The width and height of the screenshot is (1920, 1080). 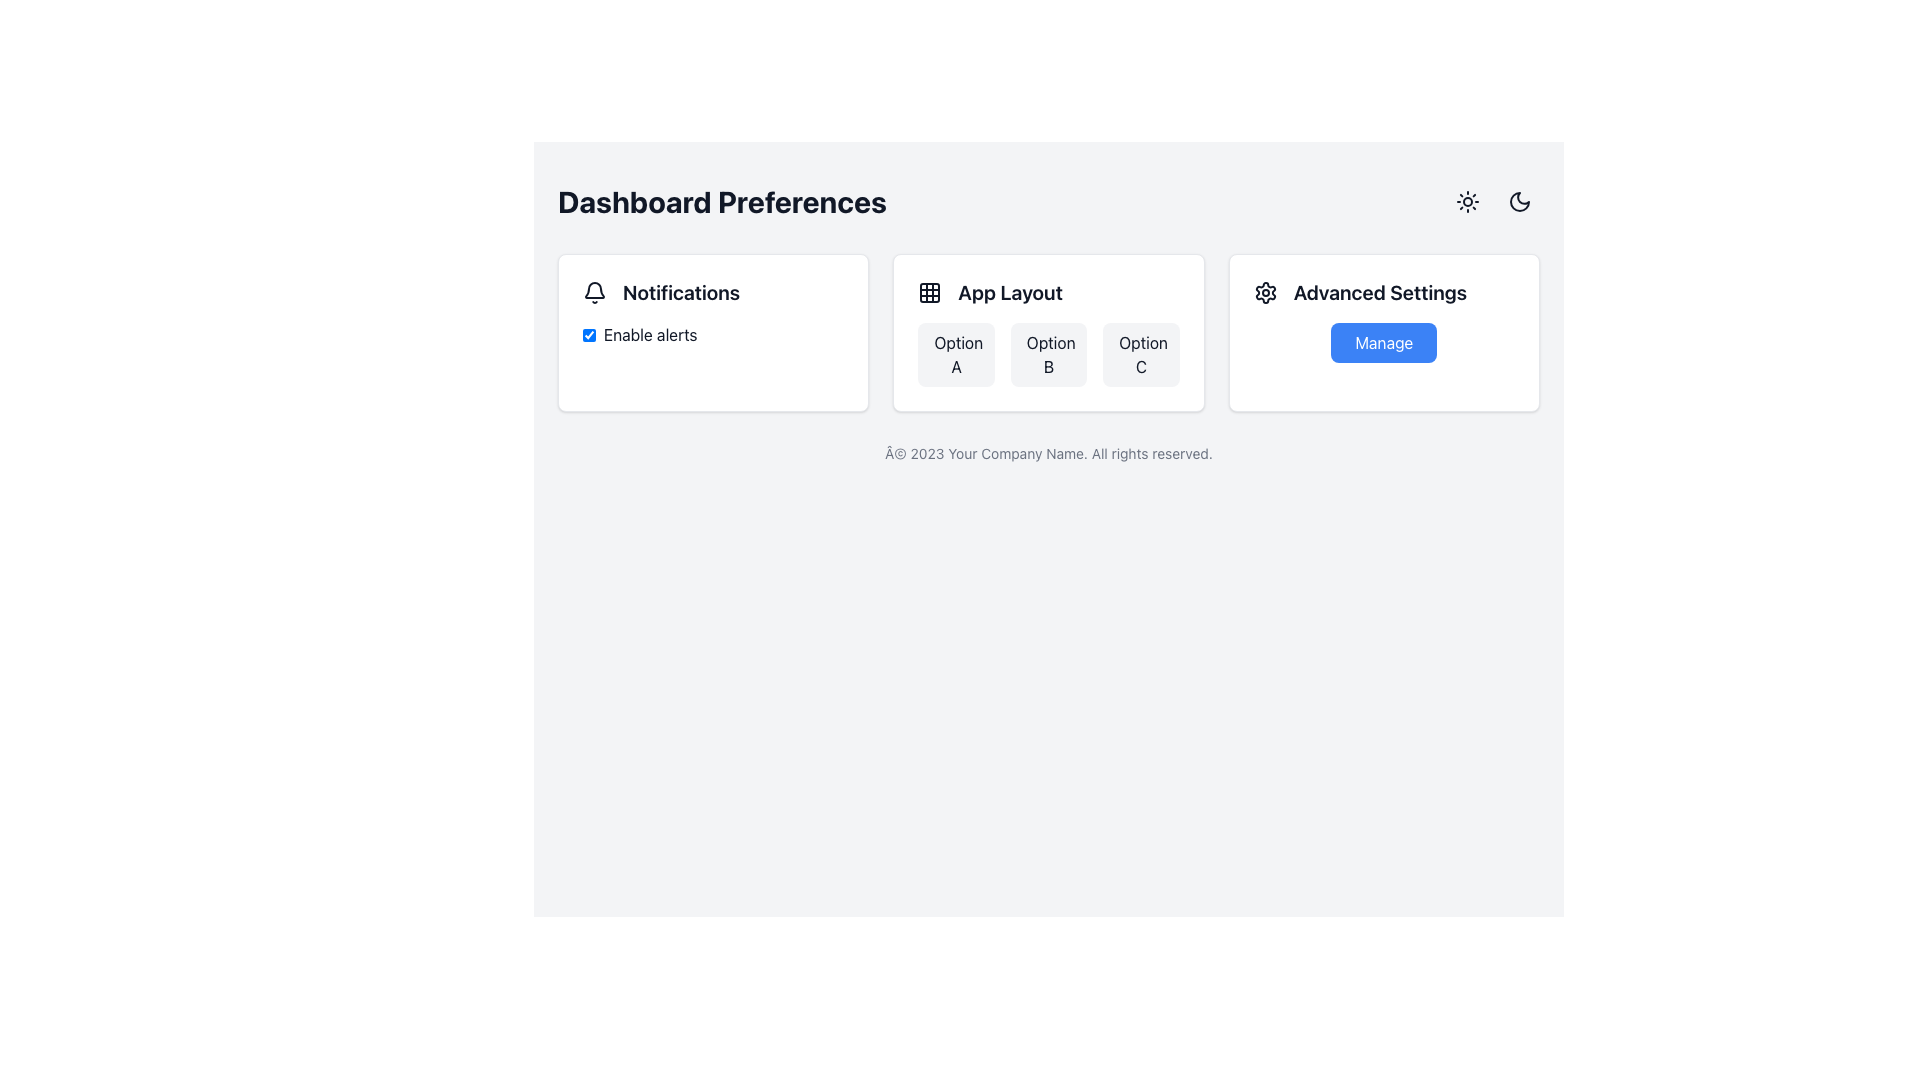 I want to click on the theme toggle button located in the top-right corner of the interface, so click(x=1520, y=201).